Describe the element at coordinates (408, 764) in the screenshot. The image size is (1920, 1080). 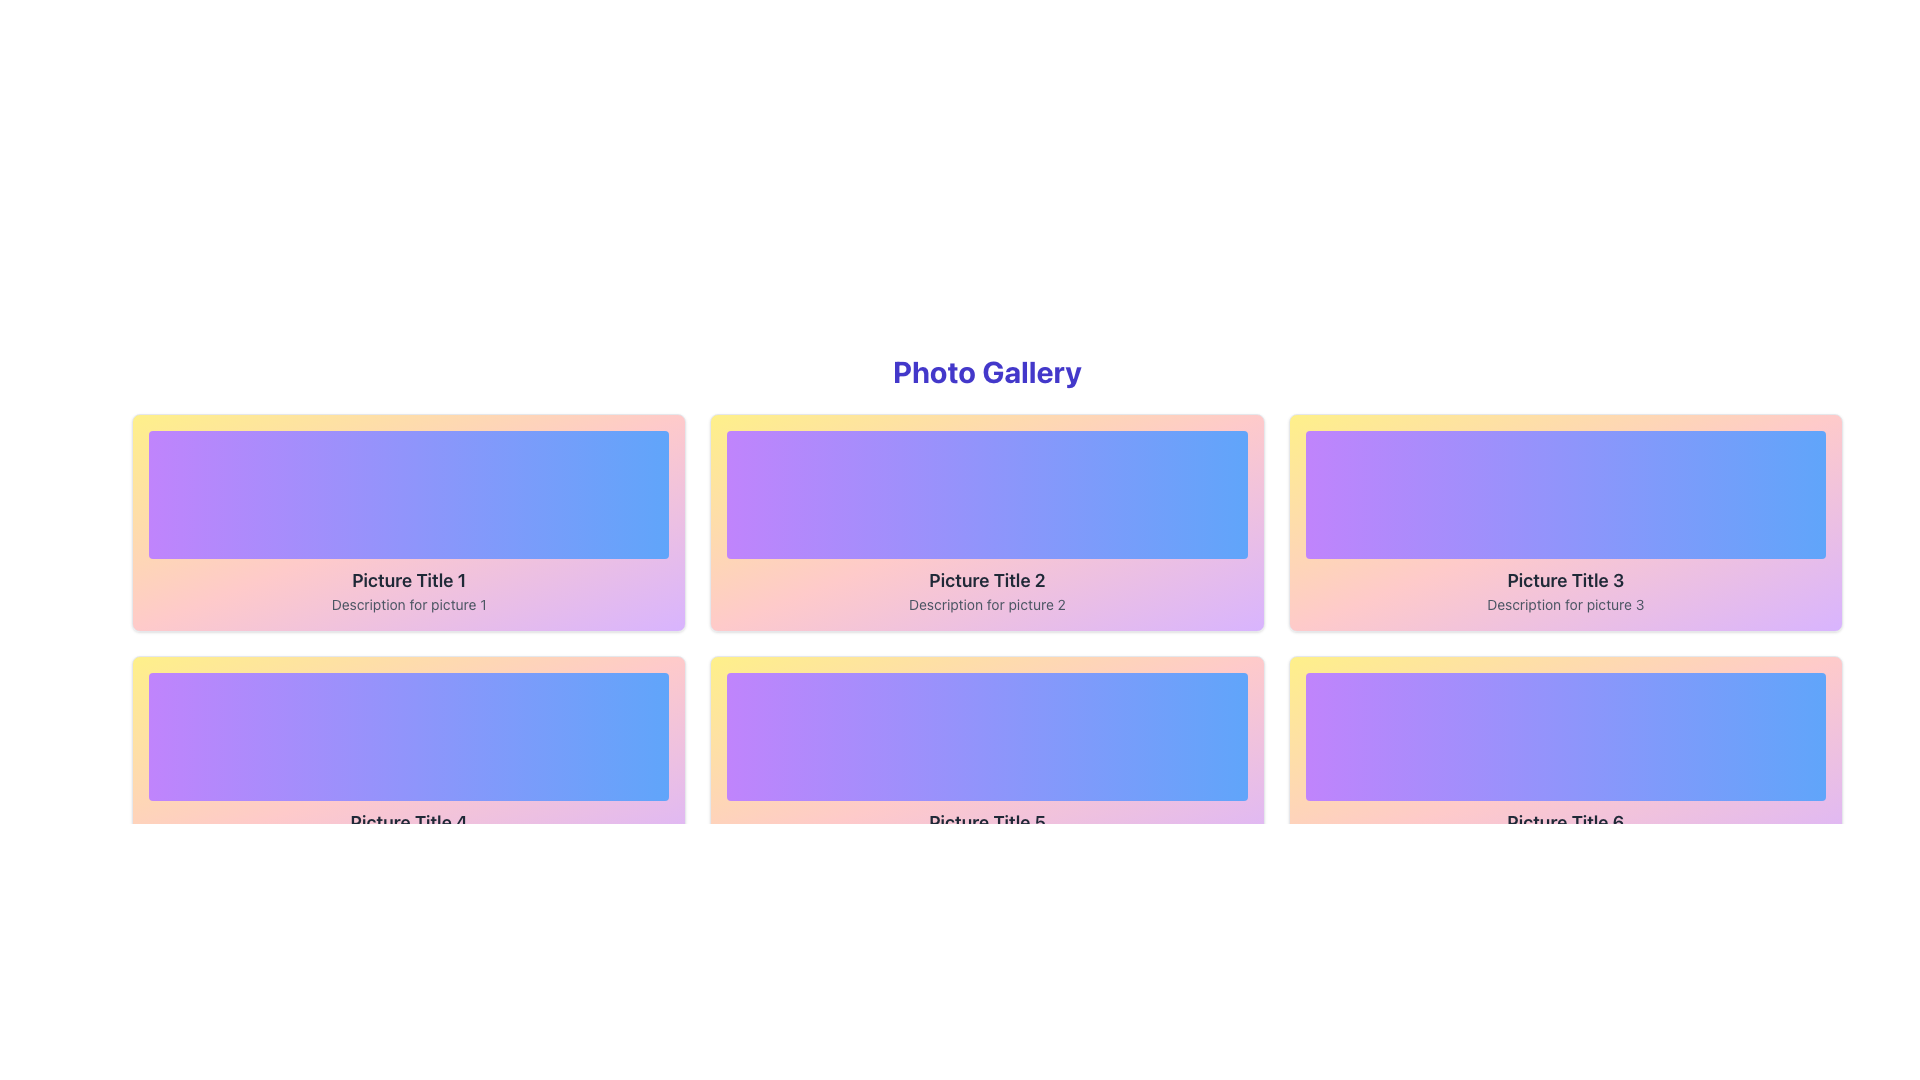
I see `the Card component that features a gradient background with the title 'Picture Title 4' and the description 'Description for picture 4', located in the second row, first column of the grid layout` at that location.